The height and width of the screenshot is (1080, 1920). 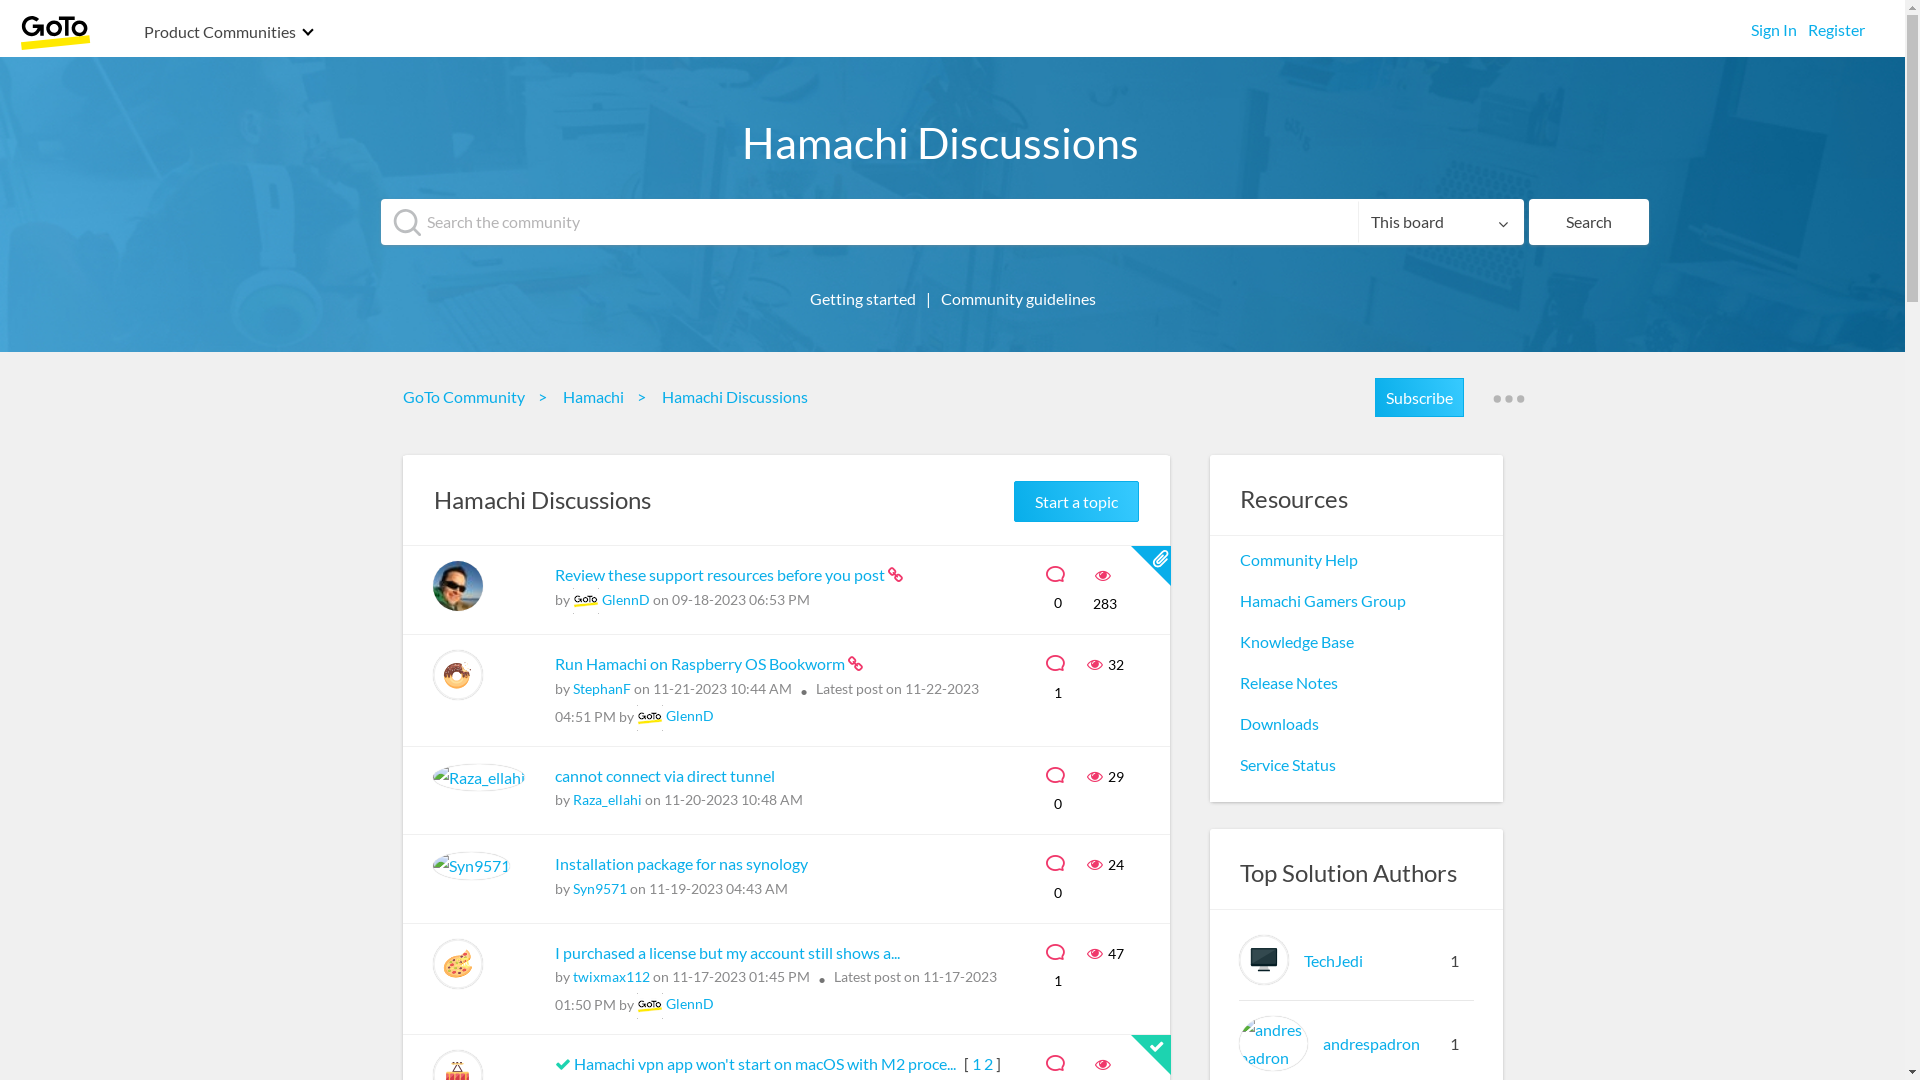 I want to click on 'Getting started', so click(x=801, y=298).